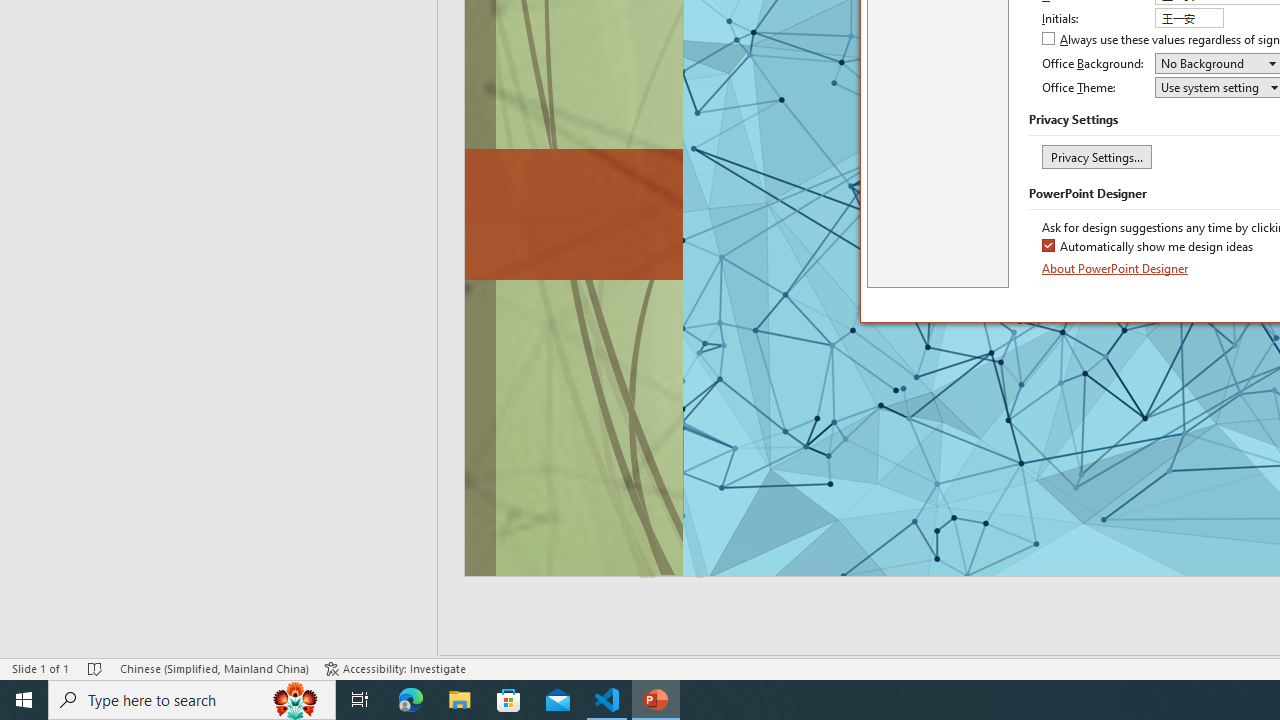 The width and height of the screenshot is (1280, 720). What do you see at coordinates (359, 698) in the screenshot?
I see `'Task View'` at bounding box center [359, 698].